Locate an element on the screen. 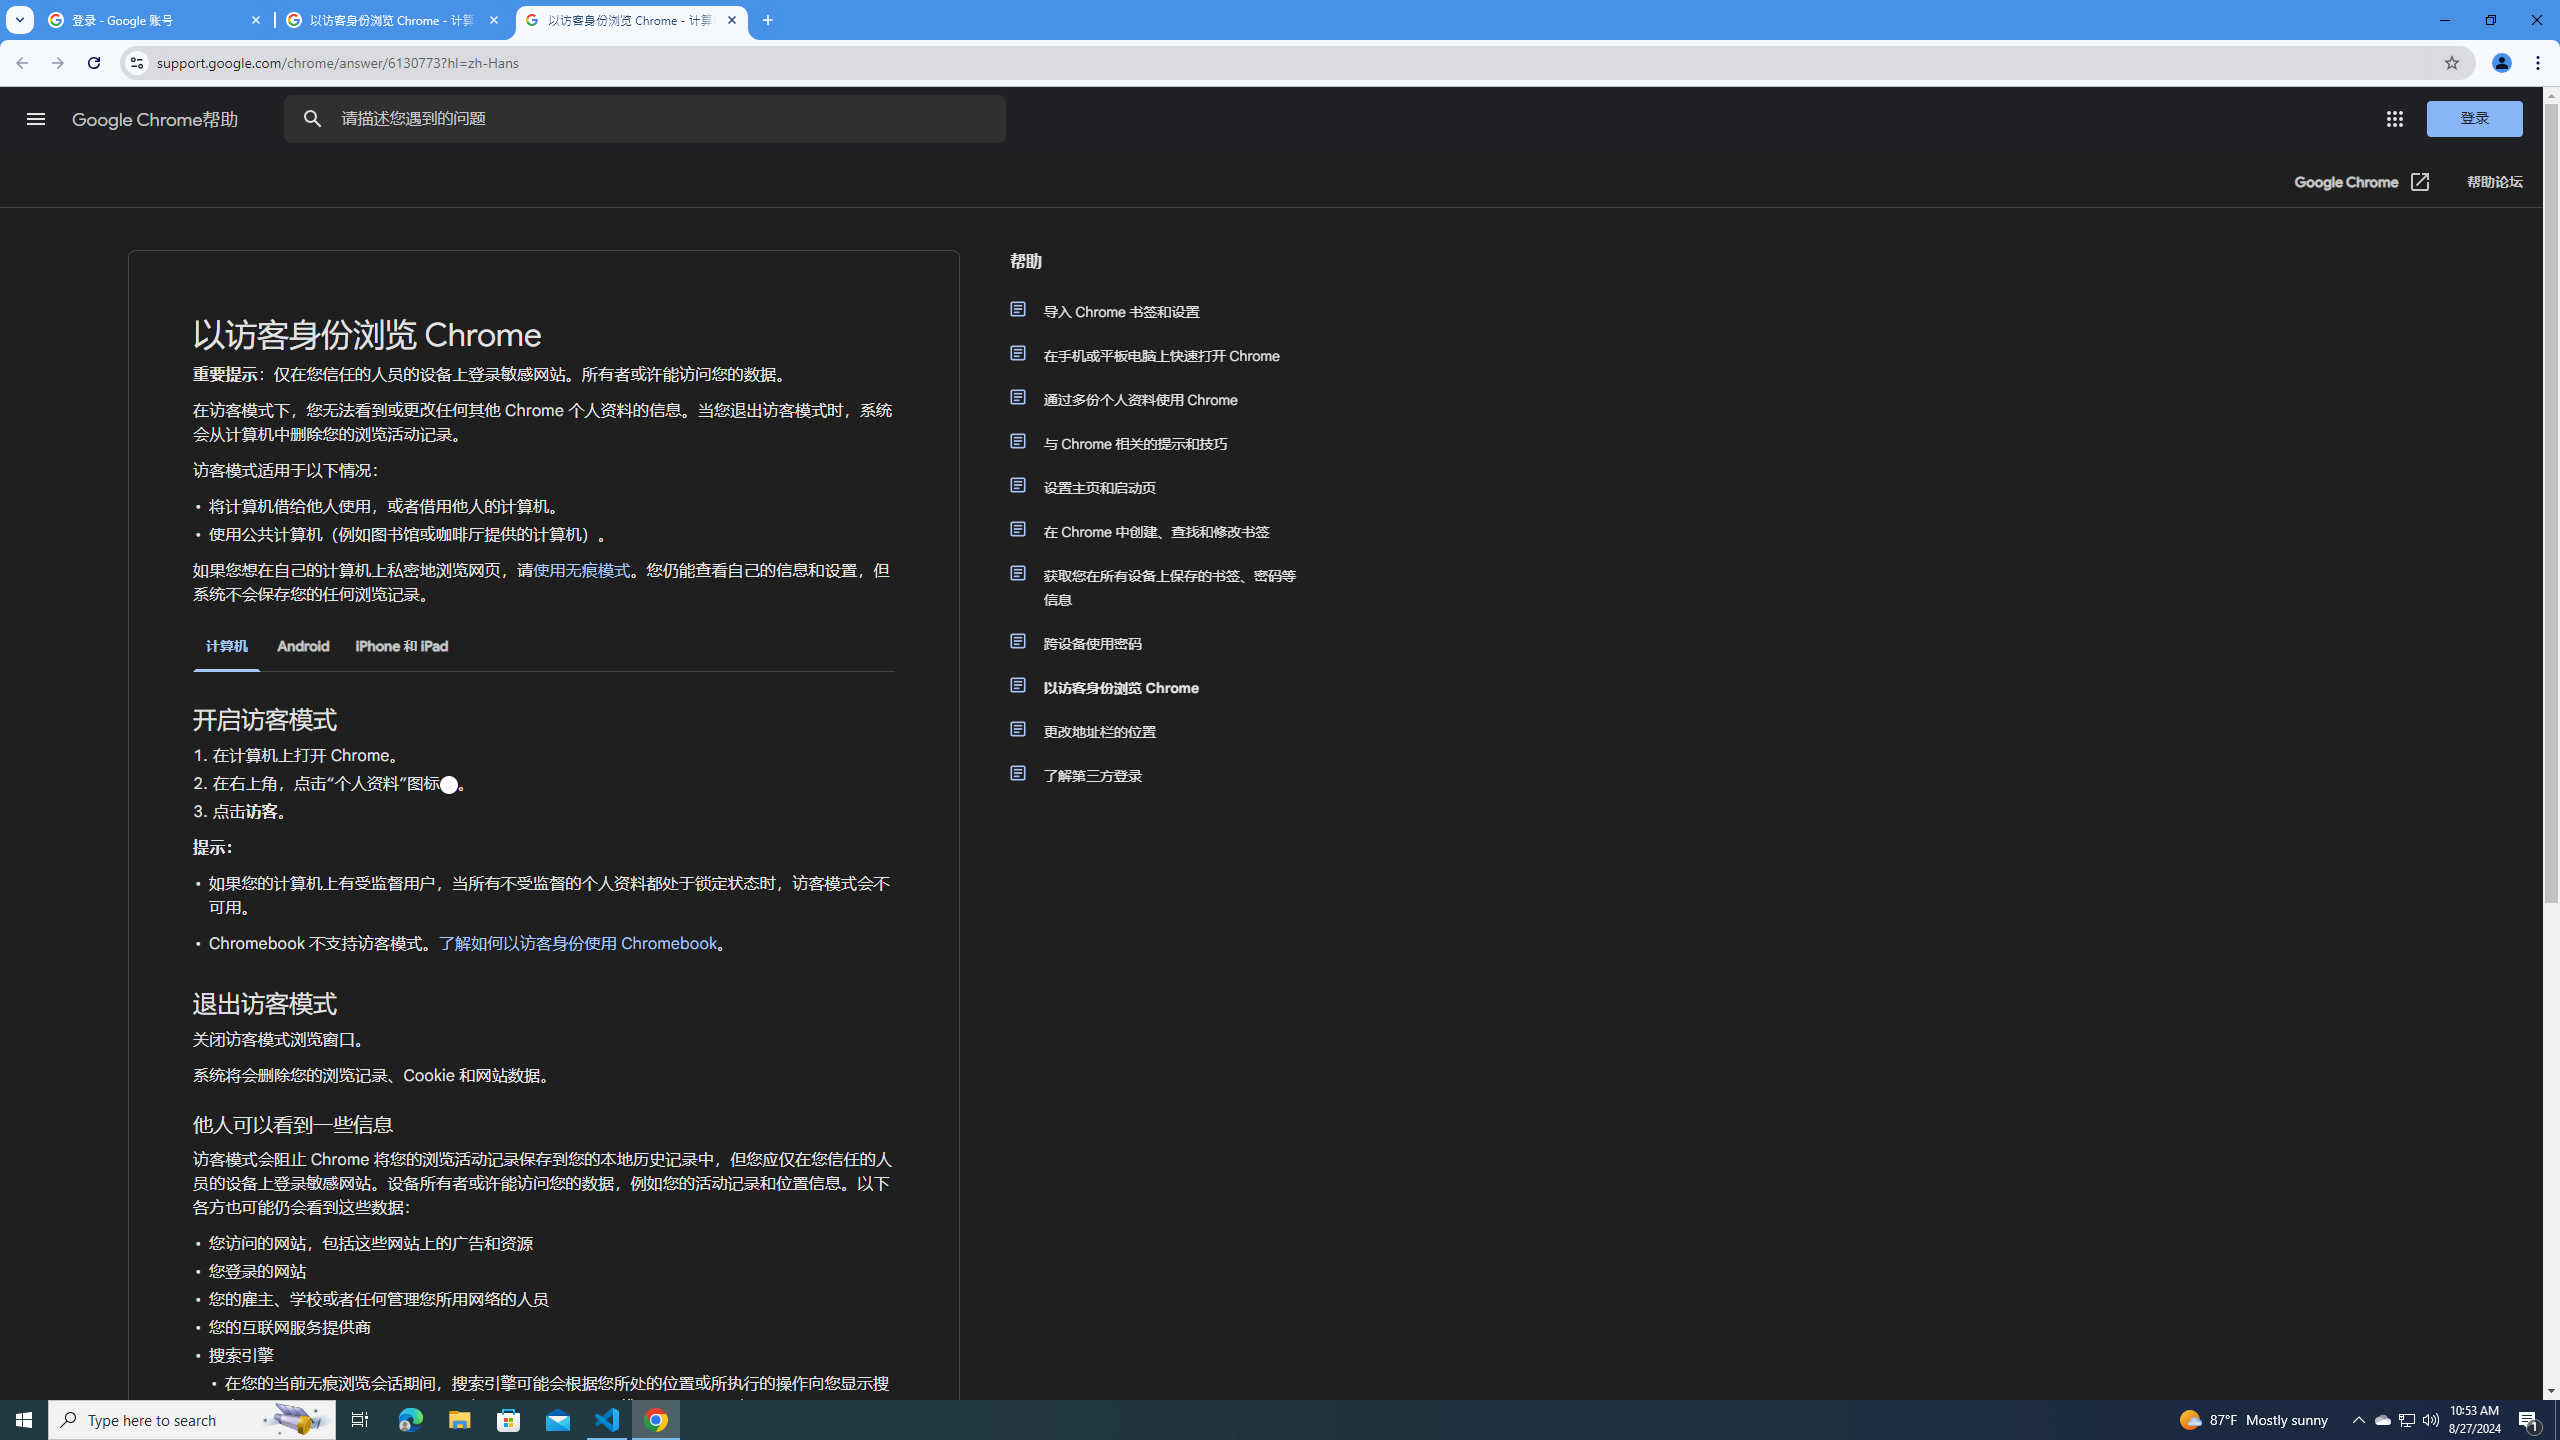  'Android' is located at coordinates (302, 646).